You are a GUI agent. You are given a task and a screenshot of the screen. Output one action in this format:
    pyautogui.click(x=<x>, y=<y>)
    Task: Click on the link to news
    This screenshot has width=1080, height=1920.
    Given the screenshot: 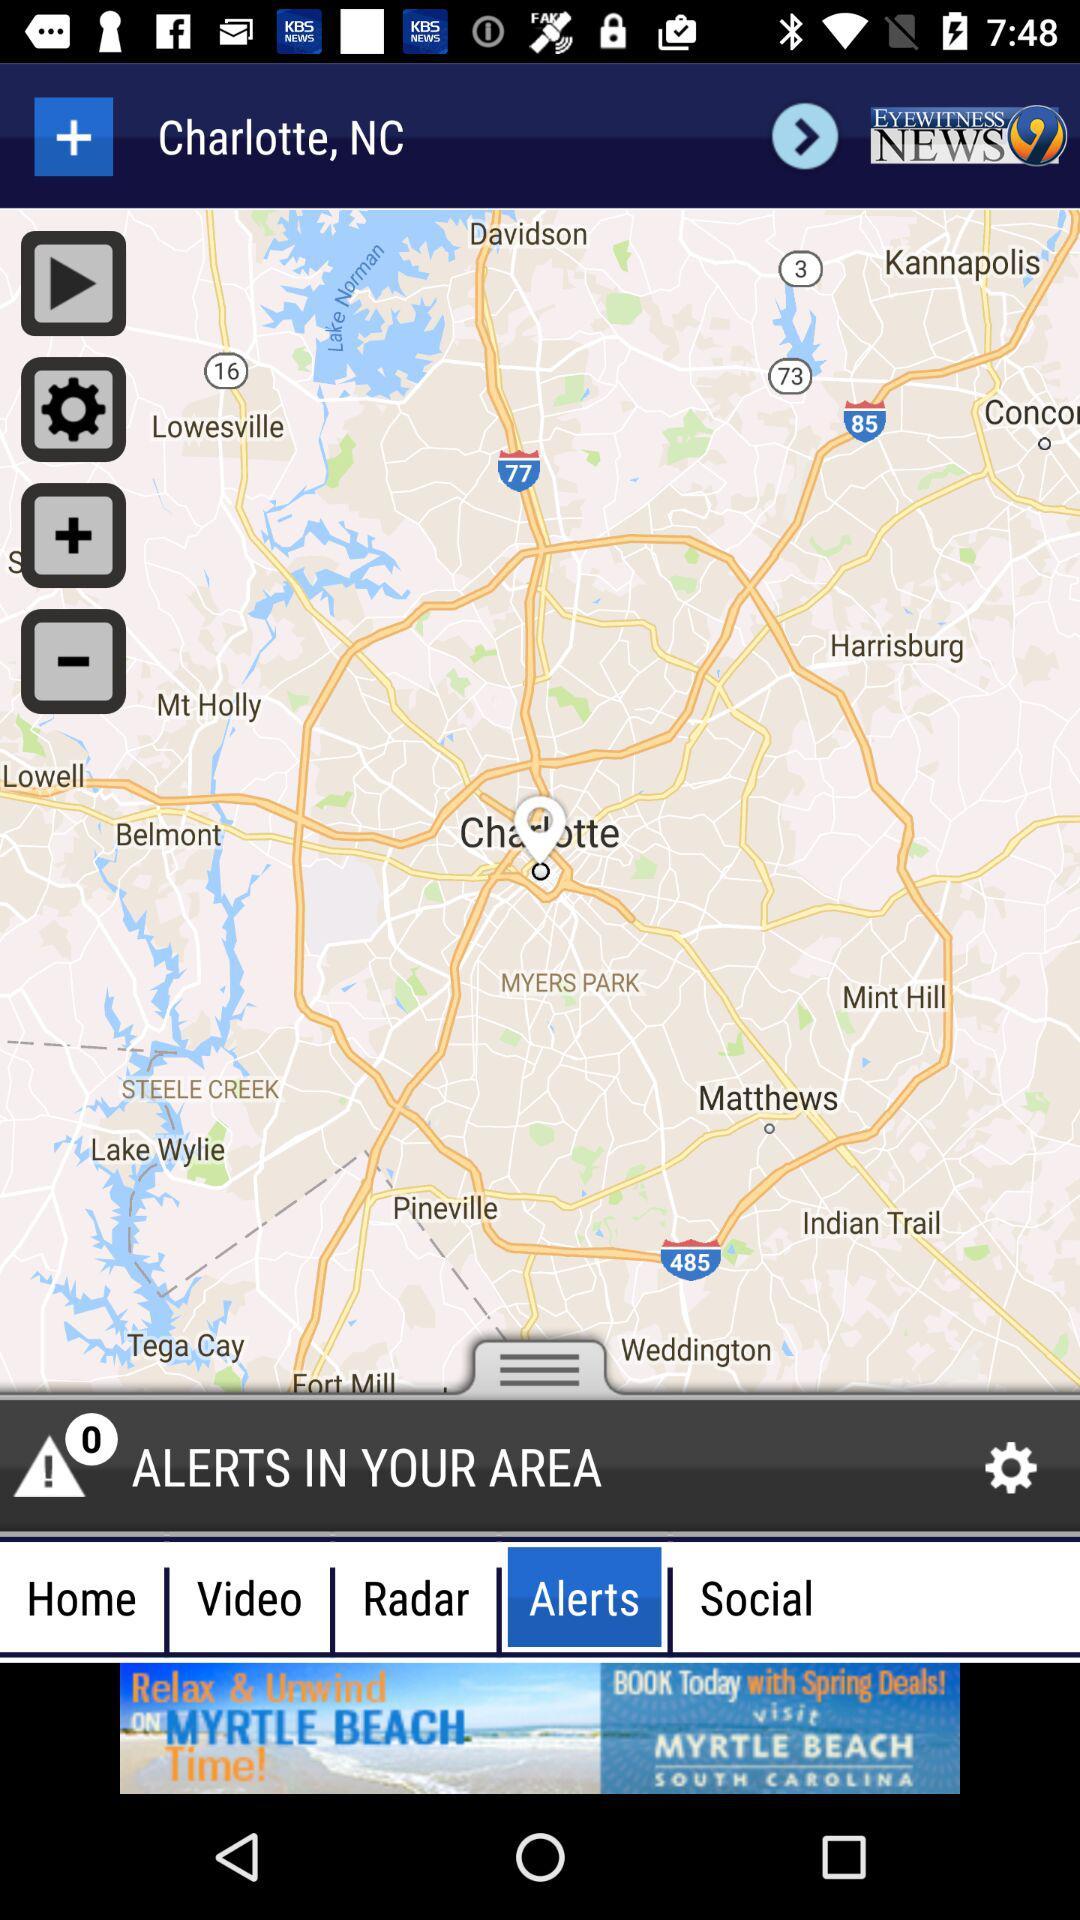 What is the action you would take?
    pyautogui.click(x=967, y=135)
    